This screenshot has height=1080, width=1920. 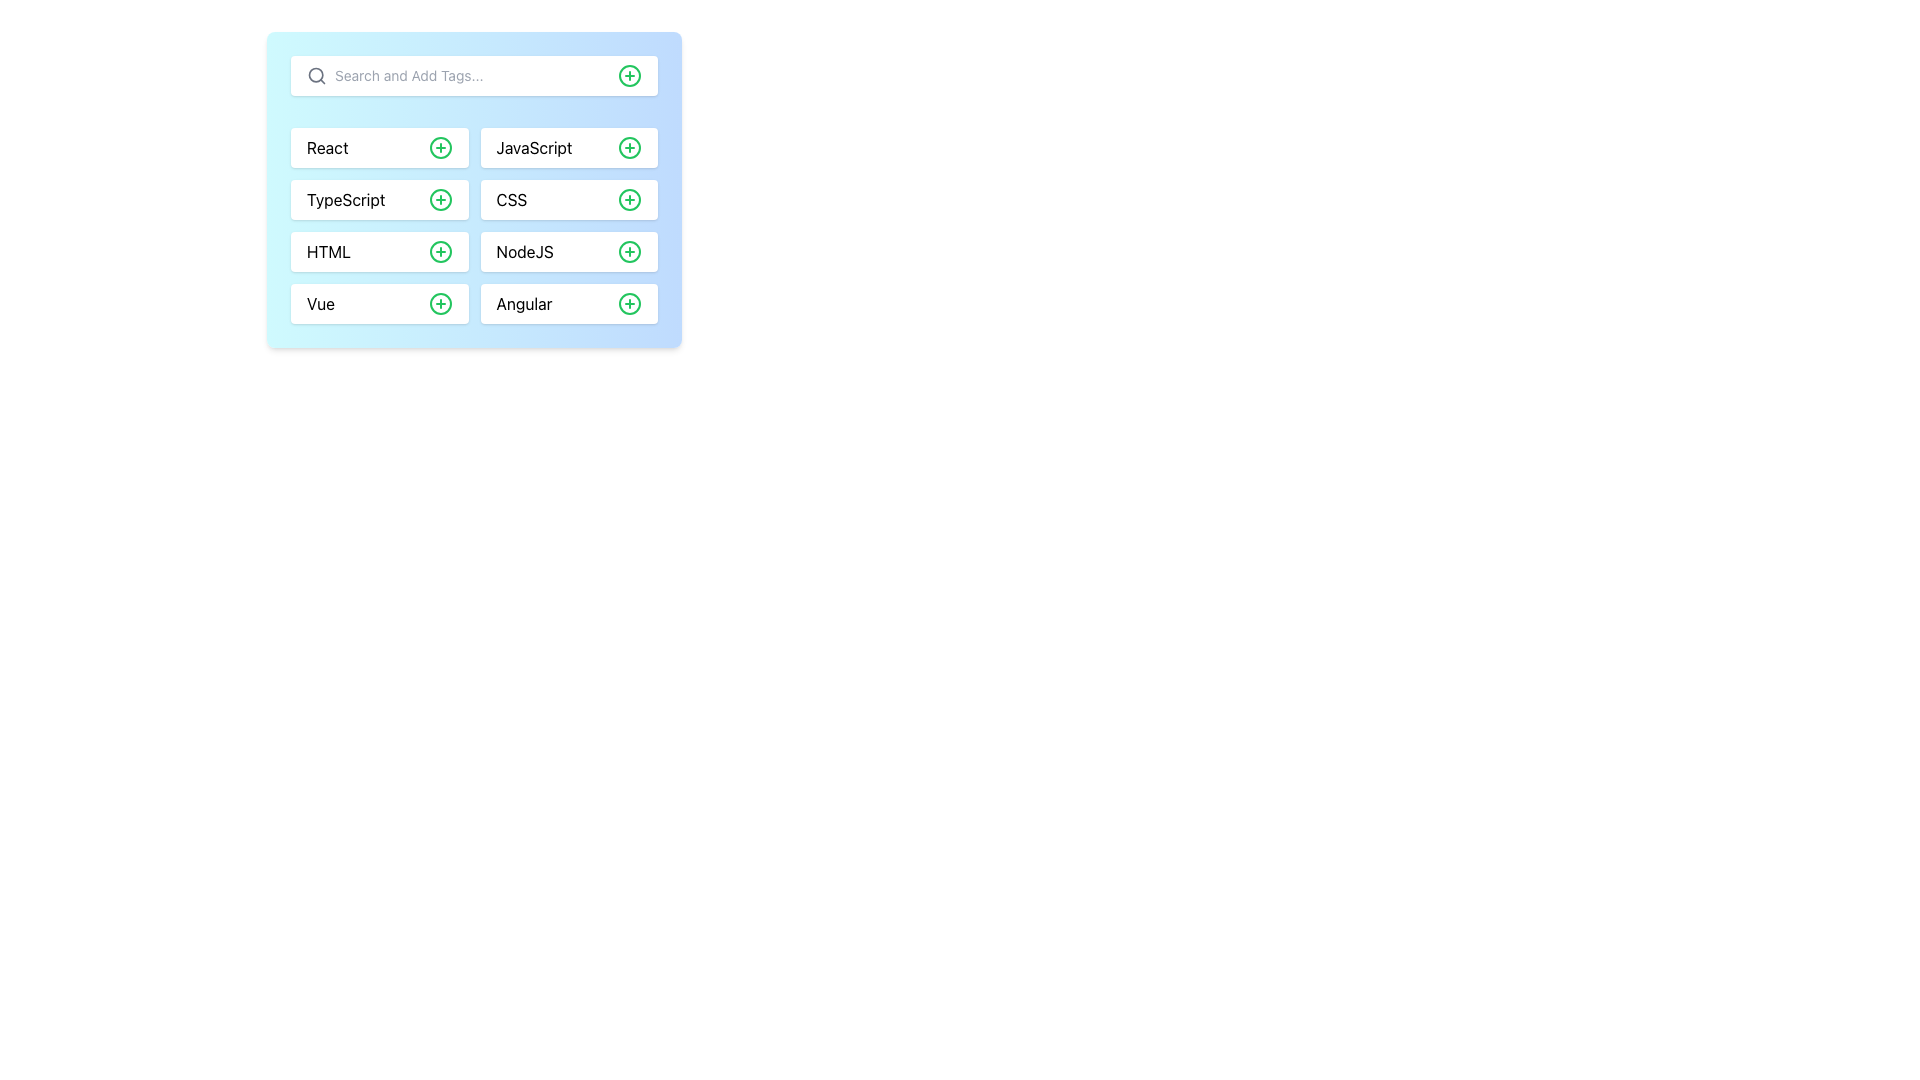 I want to click on the SVG graphical component of the icon that triggers the action to add or associate the 'React' tag, located near the upper center of the interface, right of the 'React' tag text, so click(x=439, y=146).